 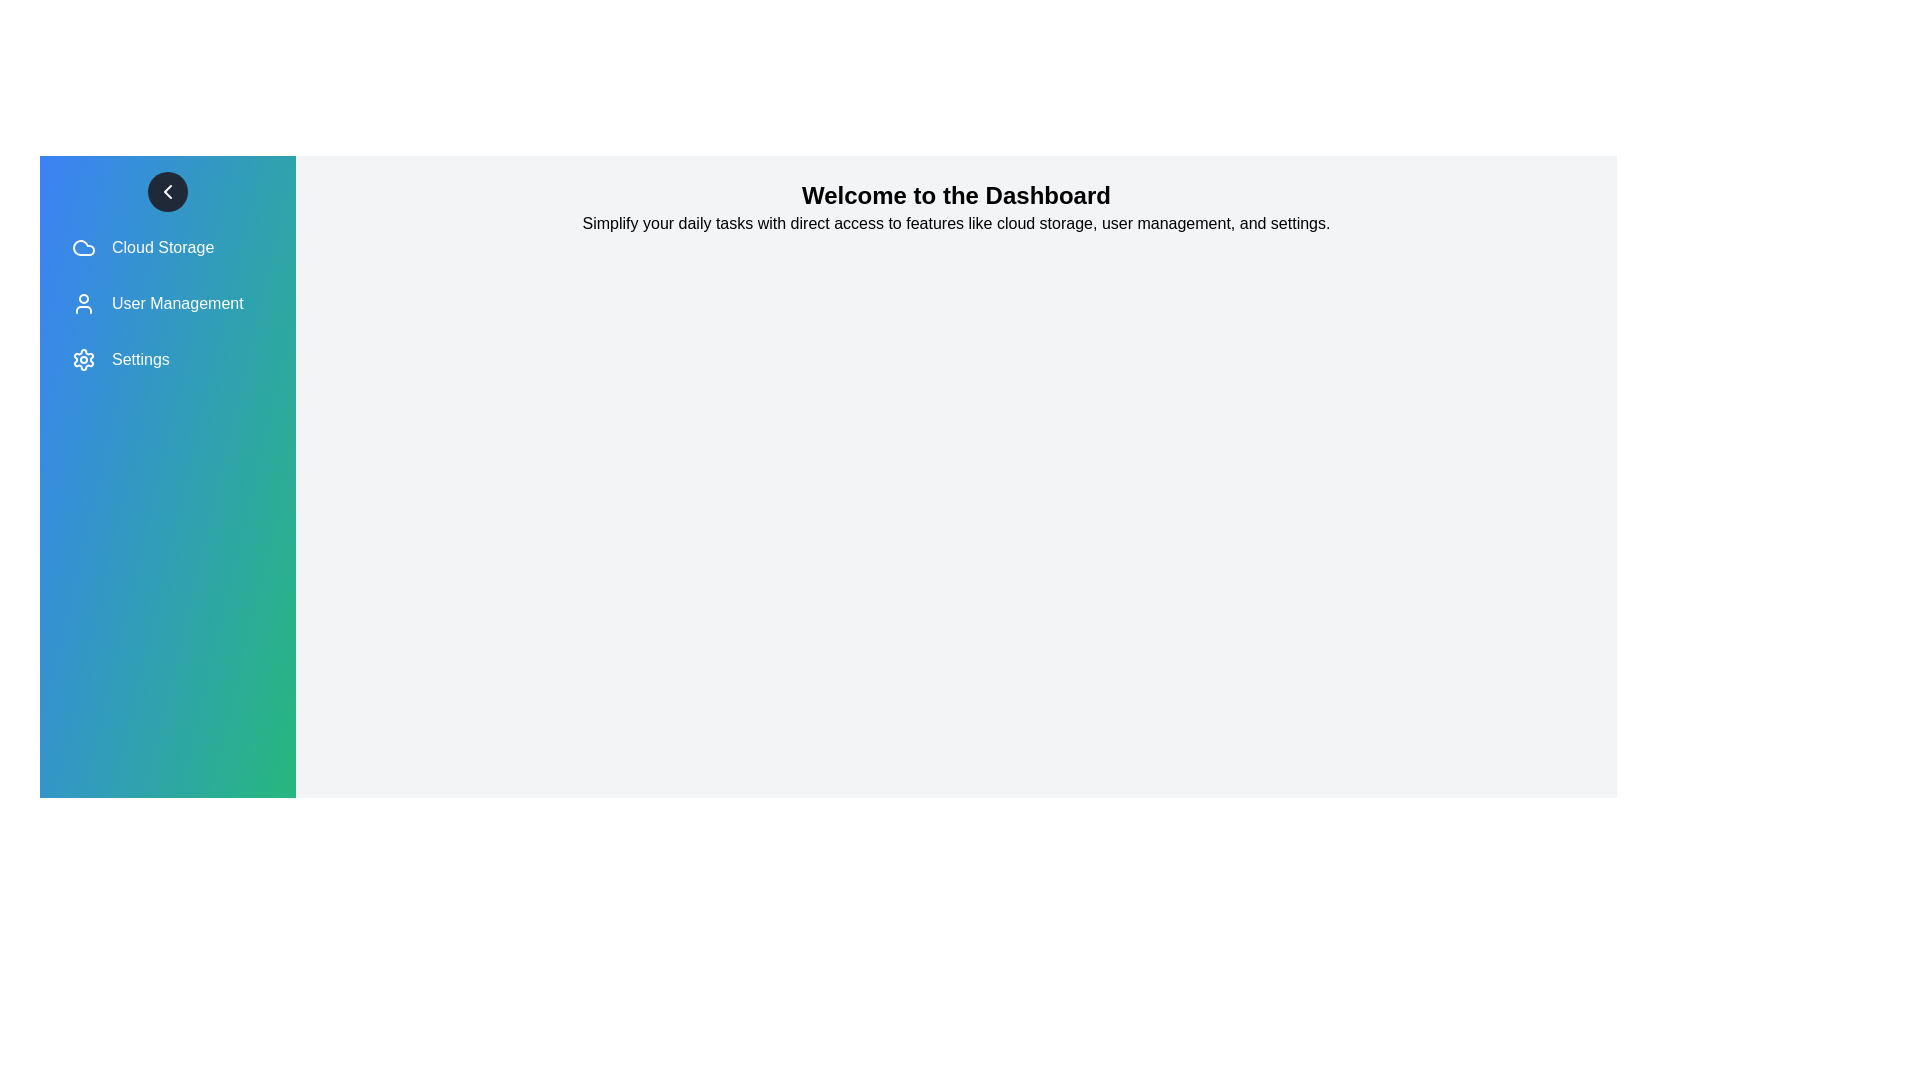 I want to click on the 'User Management' menu item, so click(x=168, y=304).